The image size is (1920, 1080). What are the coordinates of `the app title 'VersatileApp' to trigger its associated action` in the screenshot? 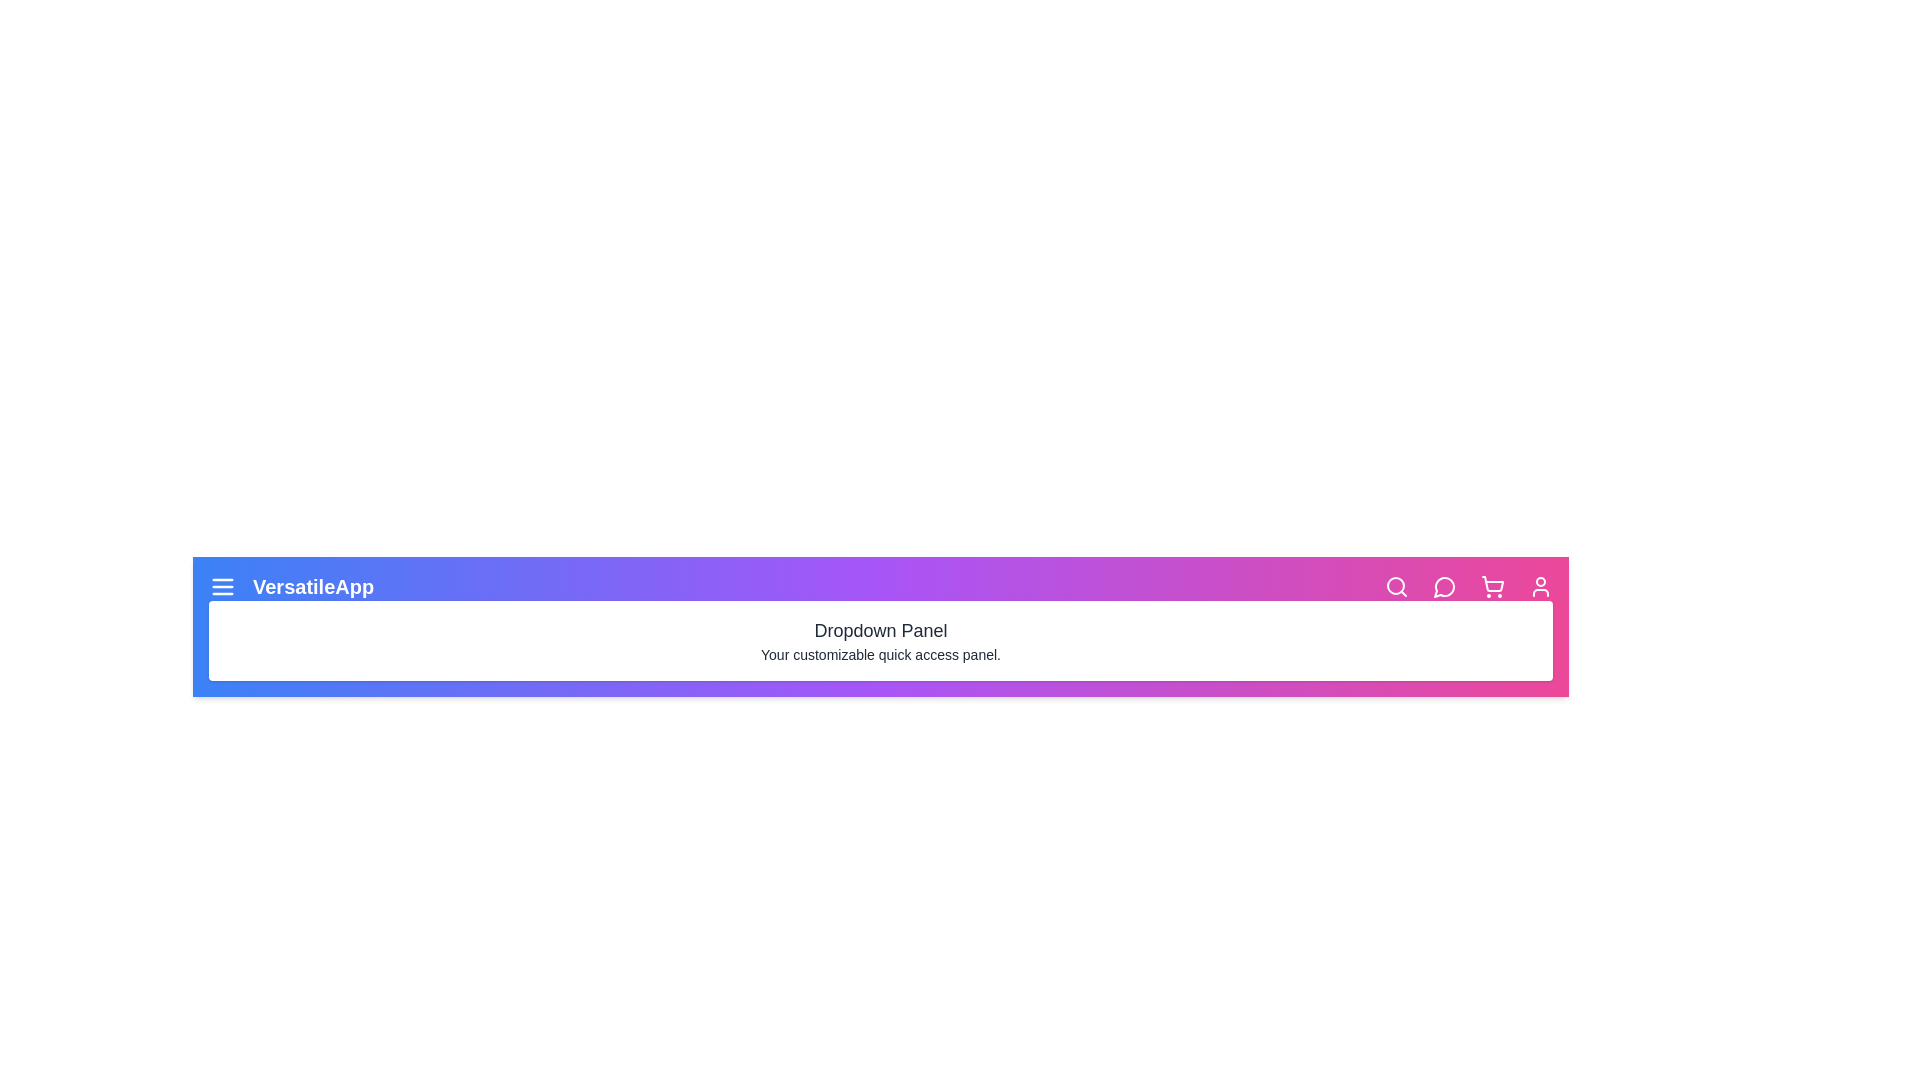 It's located at (311, 585).